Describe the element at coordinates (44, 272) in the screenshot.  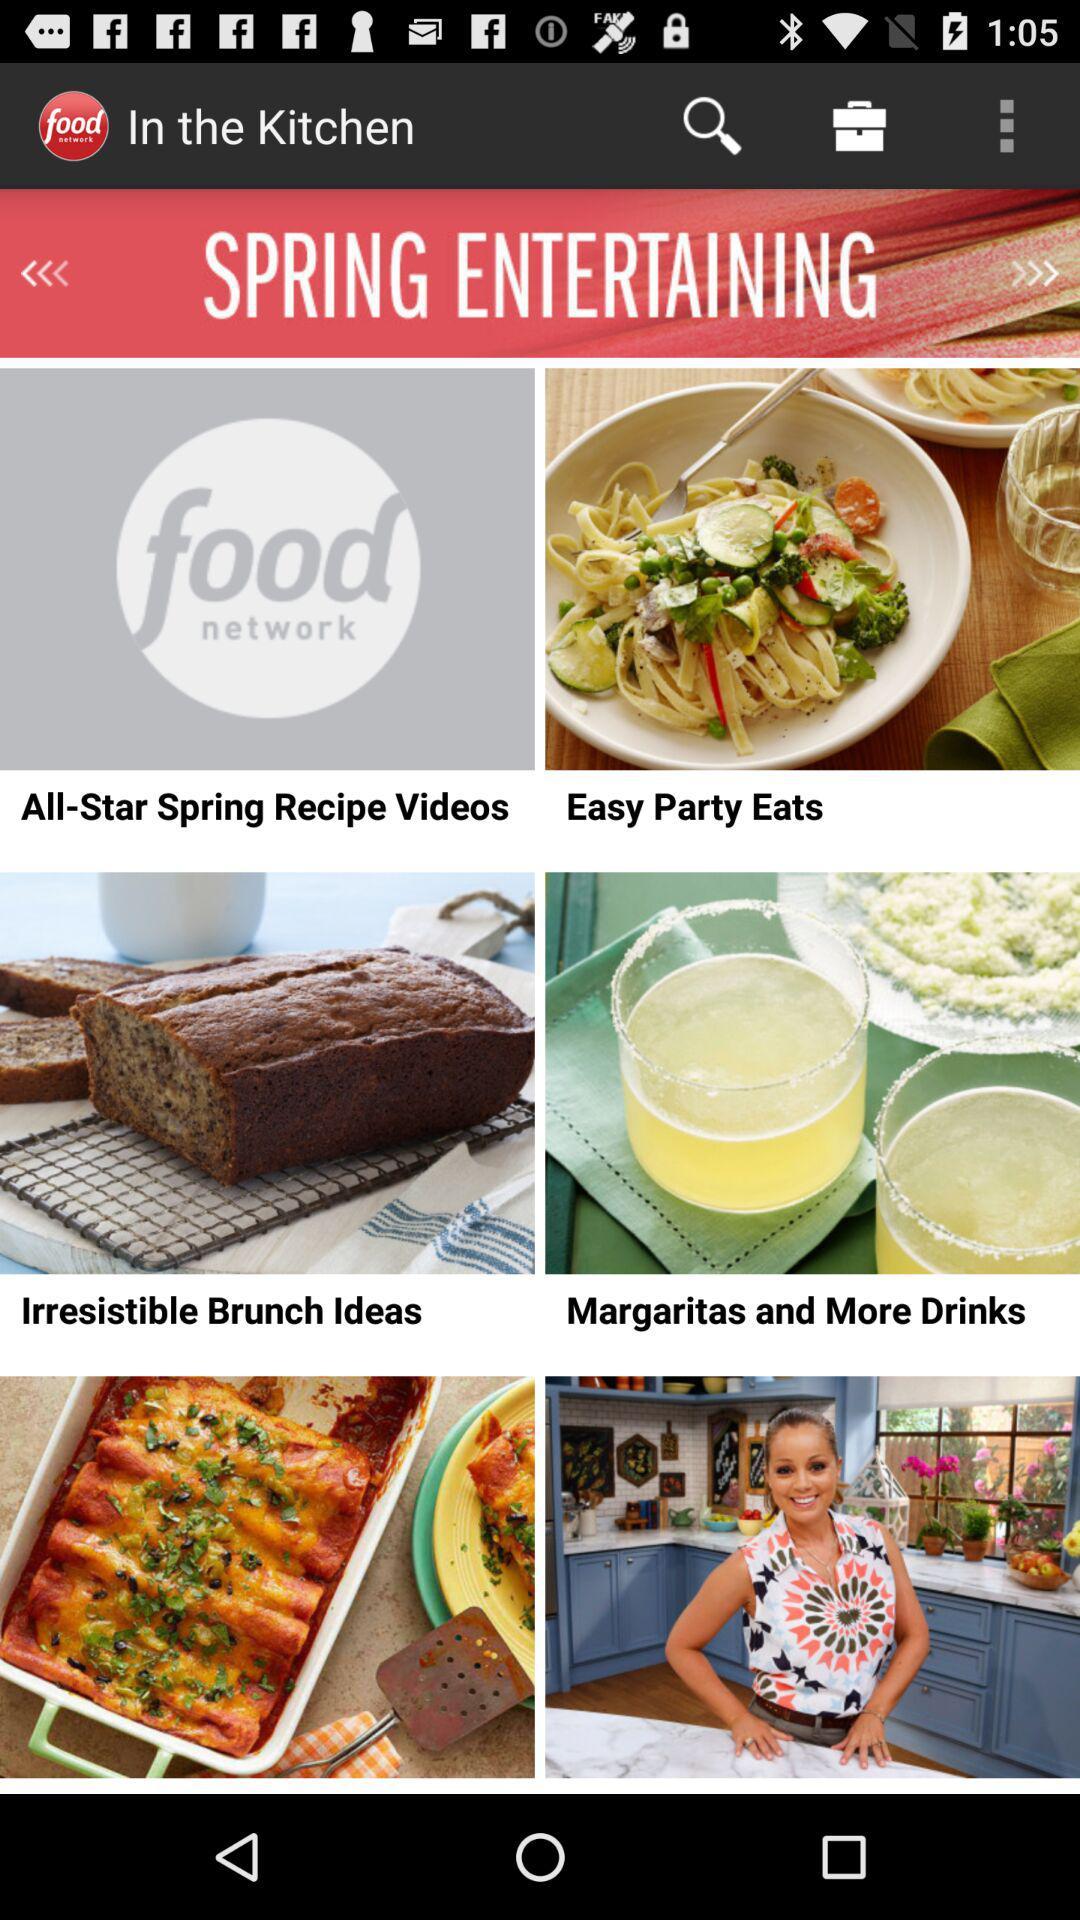
I see `go previous` at that location.